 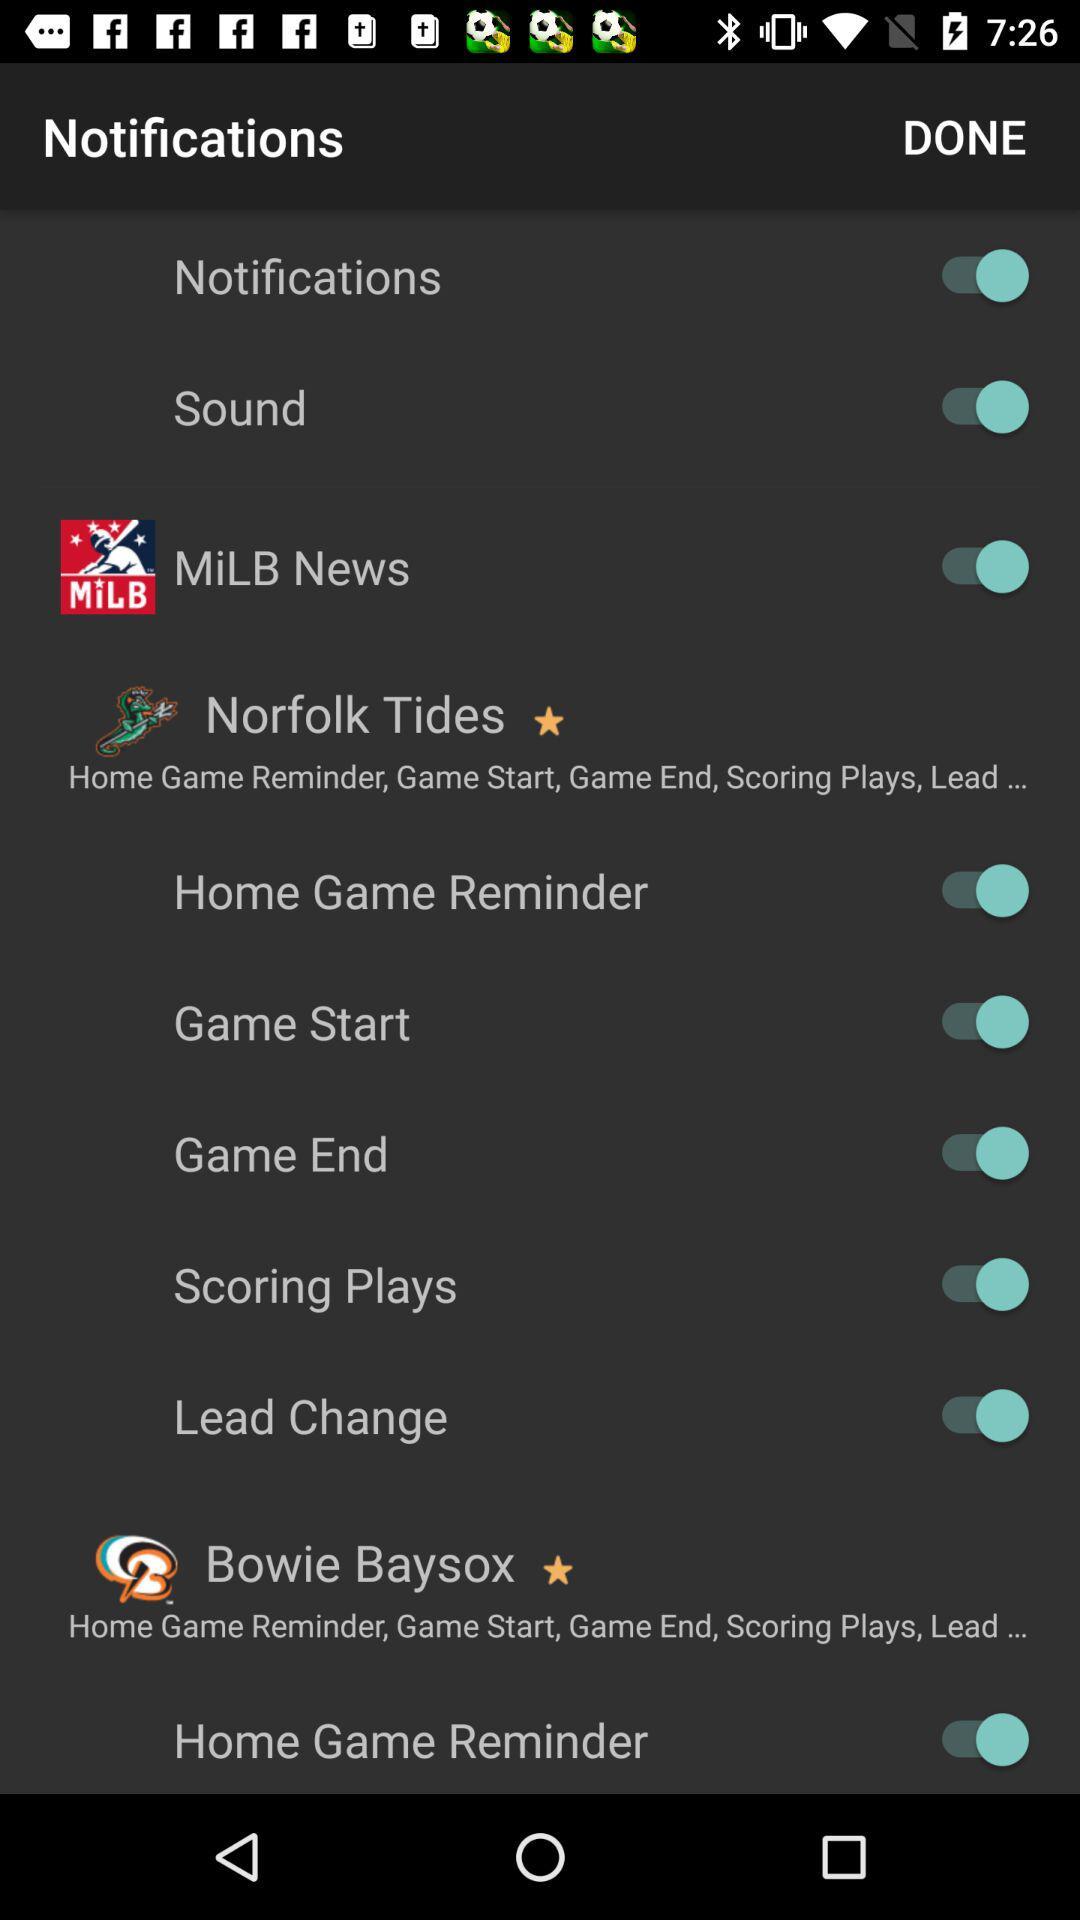 What do you see at coordinates (963, 135) in the screenshot?
I see `done button` at bounding box center [963, 135].